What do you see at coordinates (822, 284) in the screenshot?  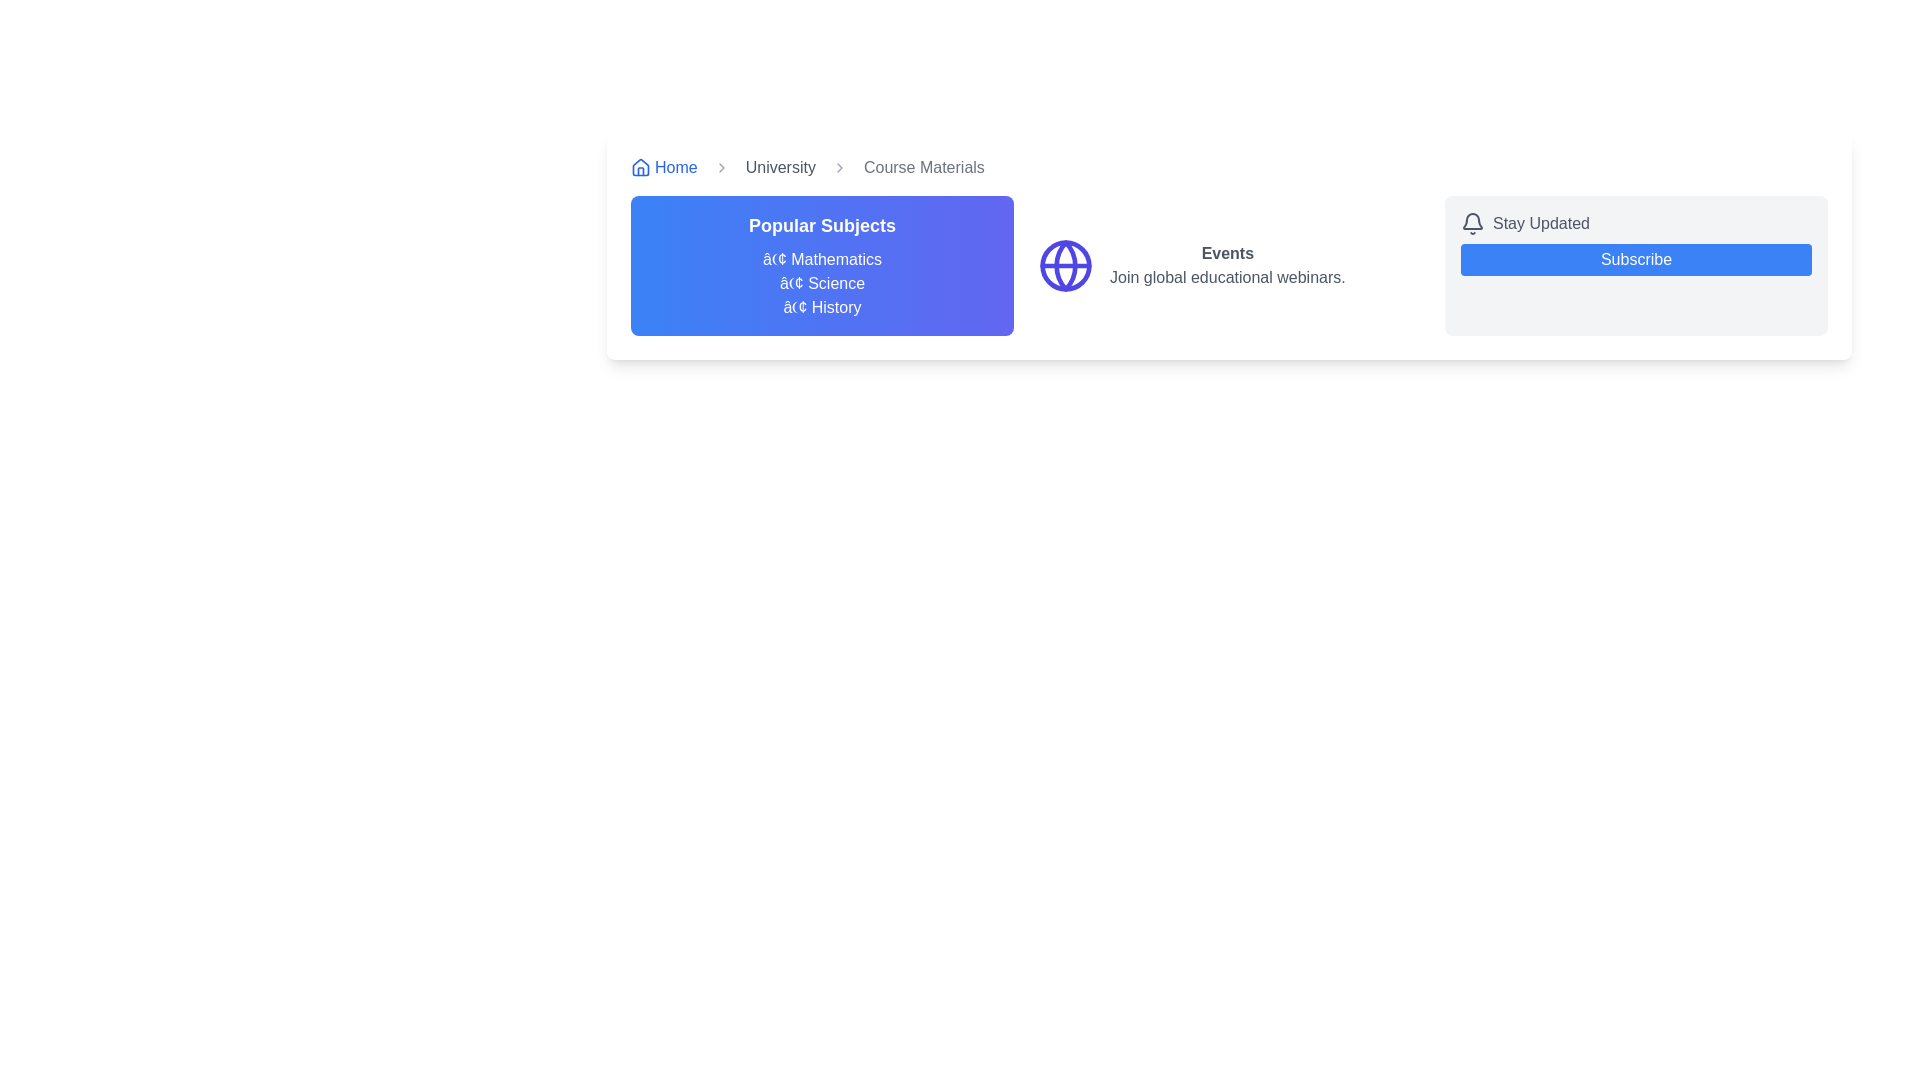 I see `the static text label displaying '• Science' which is the second item in the vertical list under the heading 'Popular Subjects'` at bounding box center [822, 284].